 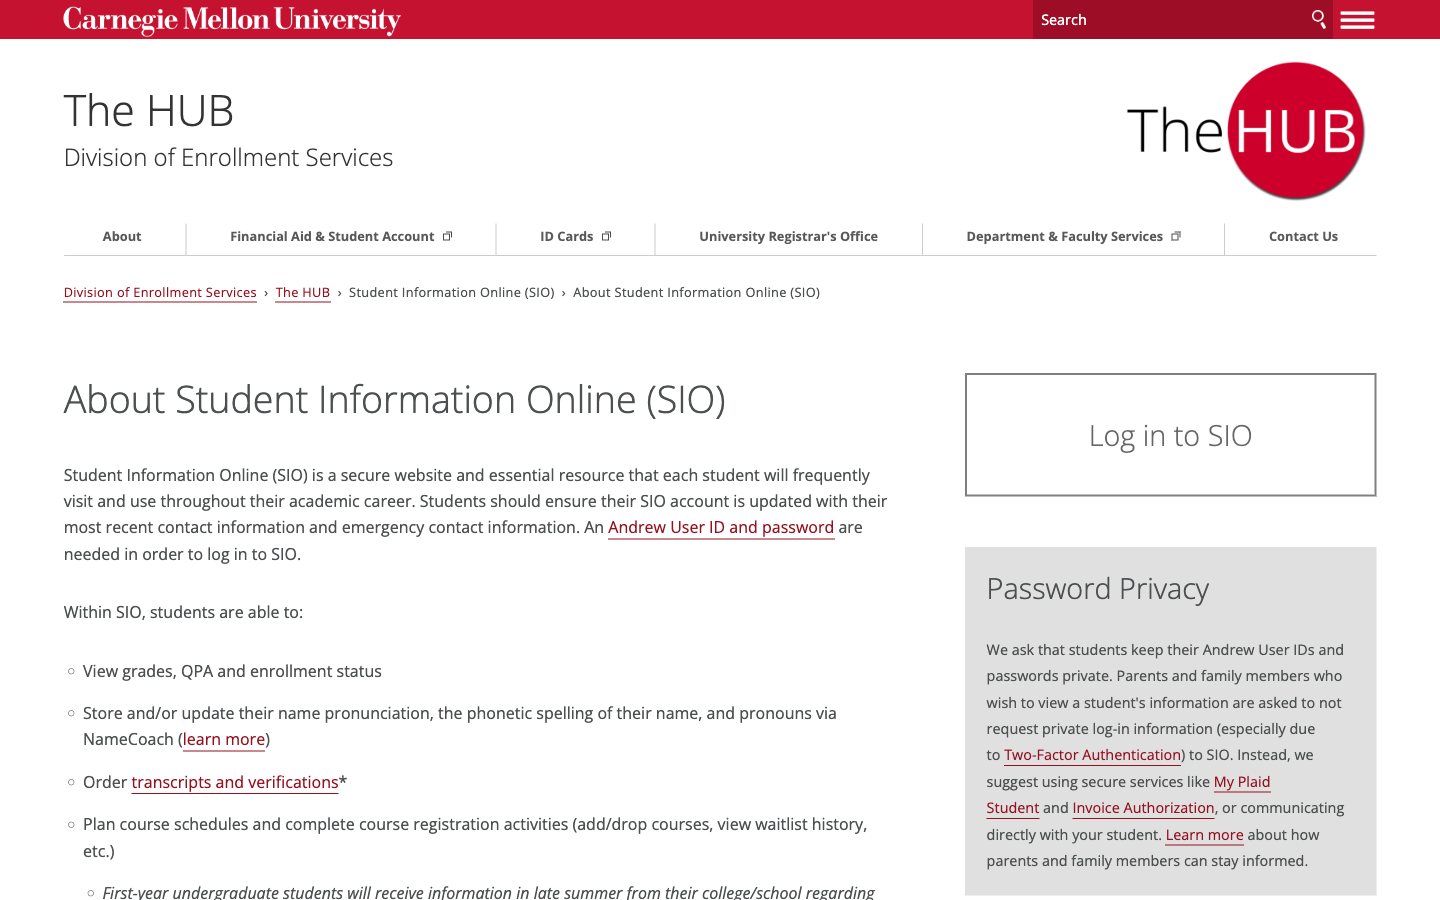 What do you see at coordinates (365, 235) in the screenshot?
I see `the Scholarship and Grants Webpage` at bounding box center [365, 235].